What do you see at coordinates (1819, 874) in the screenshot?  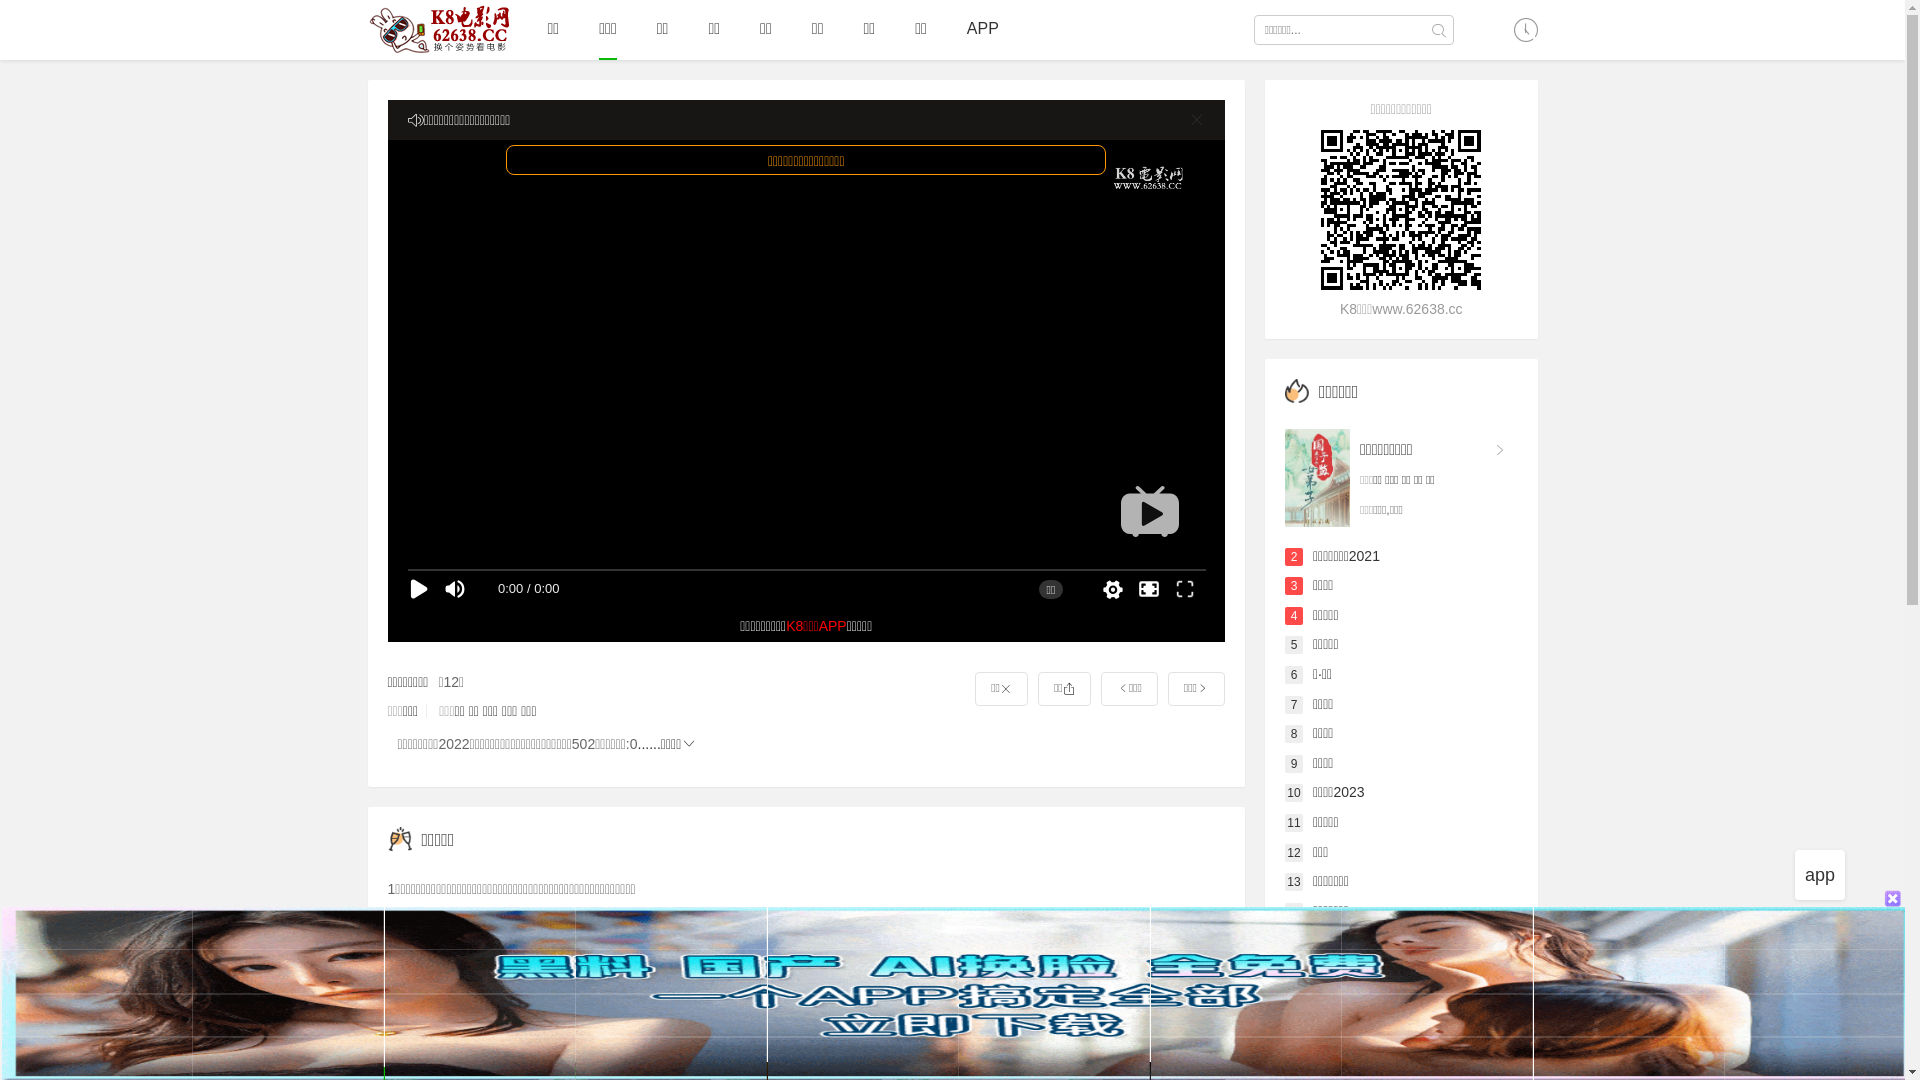 I see `'app'` at bounding box center [1819, 874].